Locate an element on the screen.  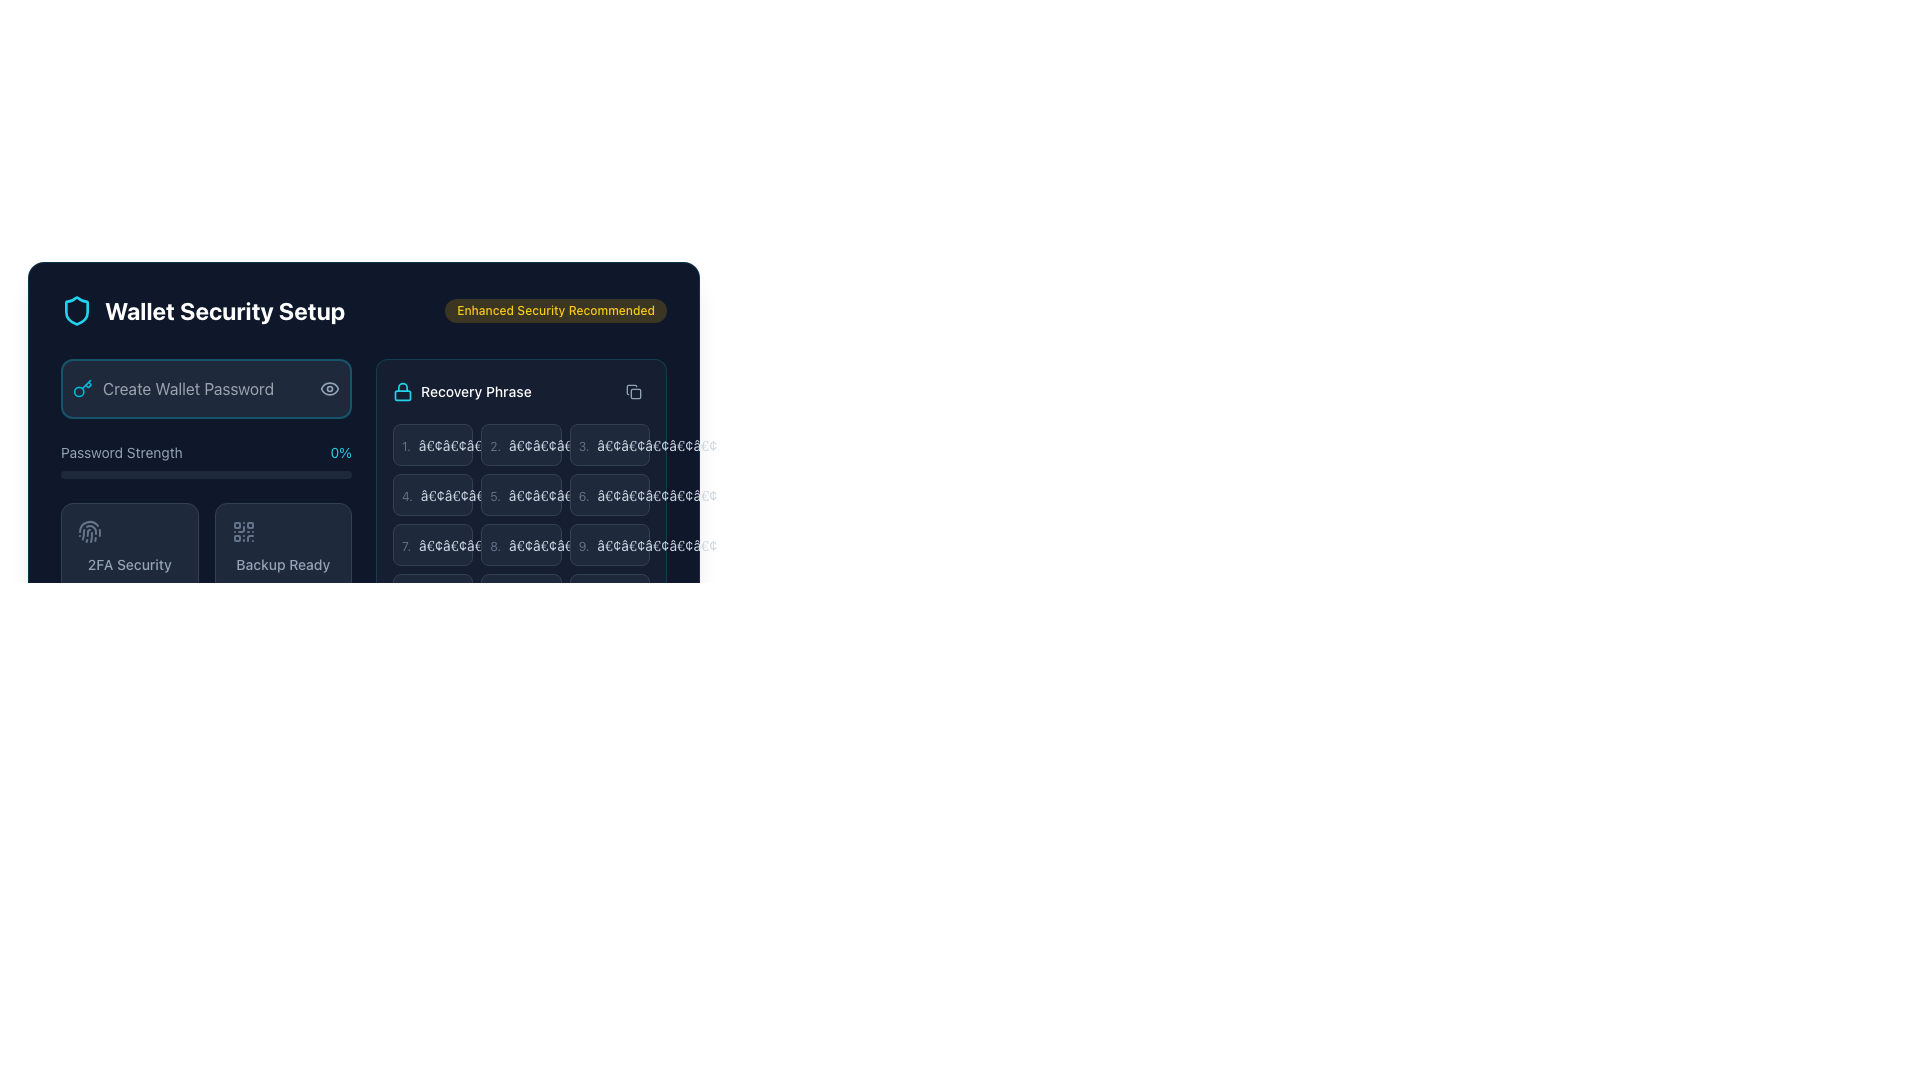
the static text element in the sixth row of the 'Recovery Phrase' list is located at coordinates (657, 495).